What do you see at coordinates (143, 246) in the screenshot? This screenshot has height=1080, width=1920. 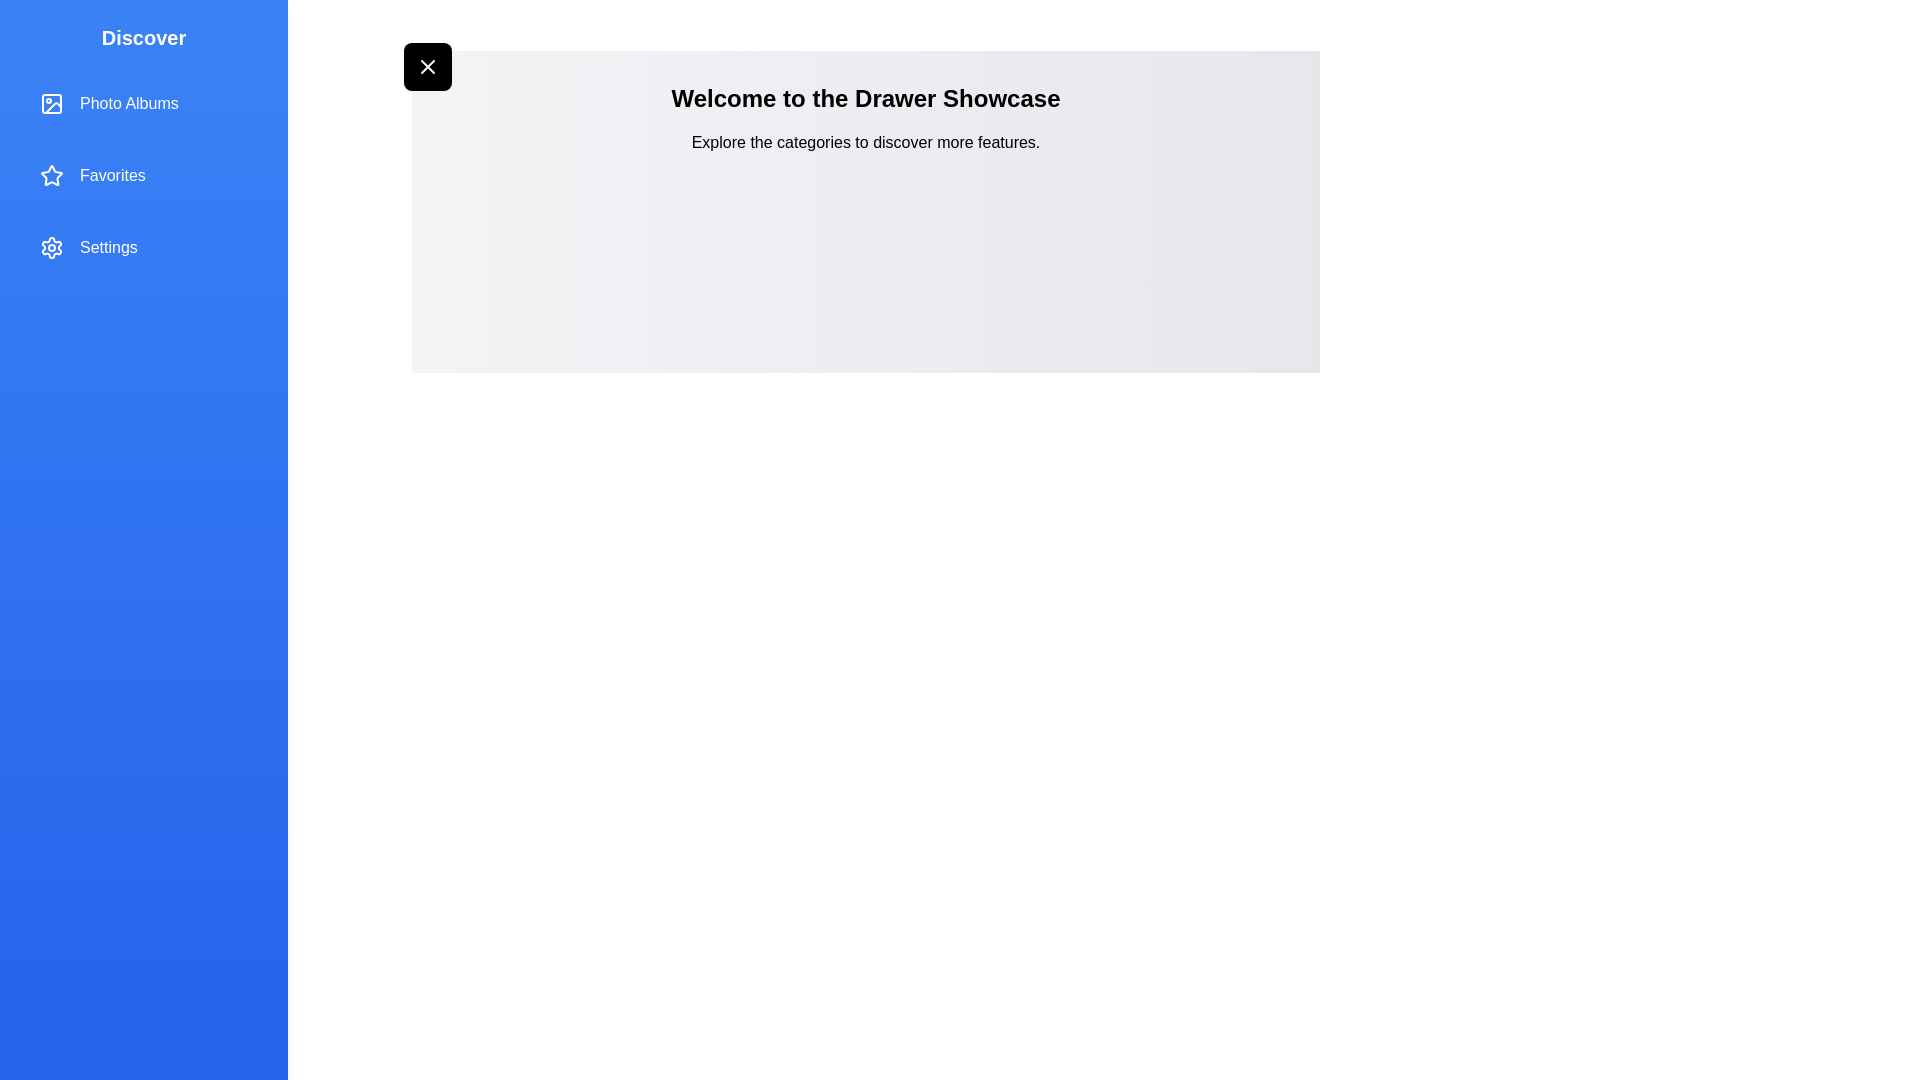 I see `the drawer item Settings to observe the hover effect` at bounding box center [143, 246].